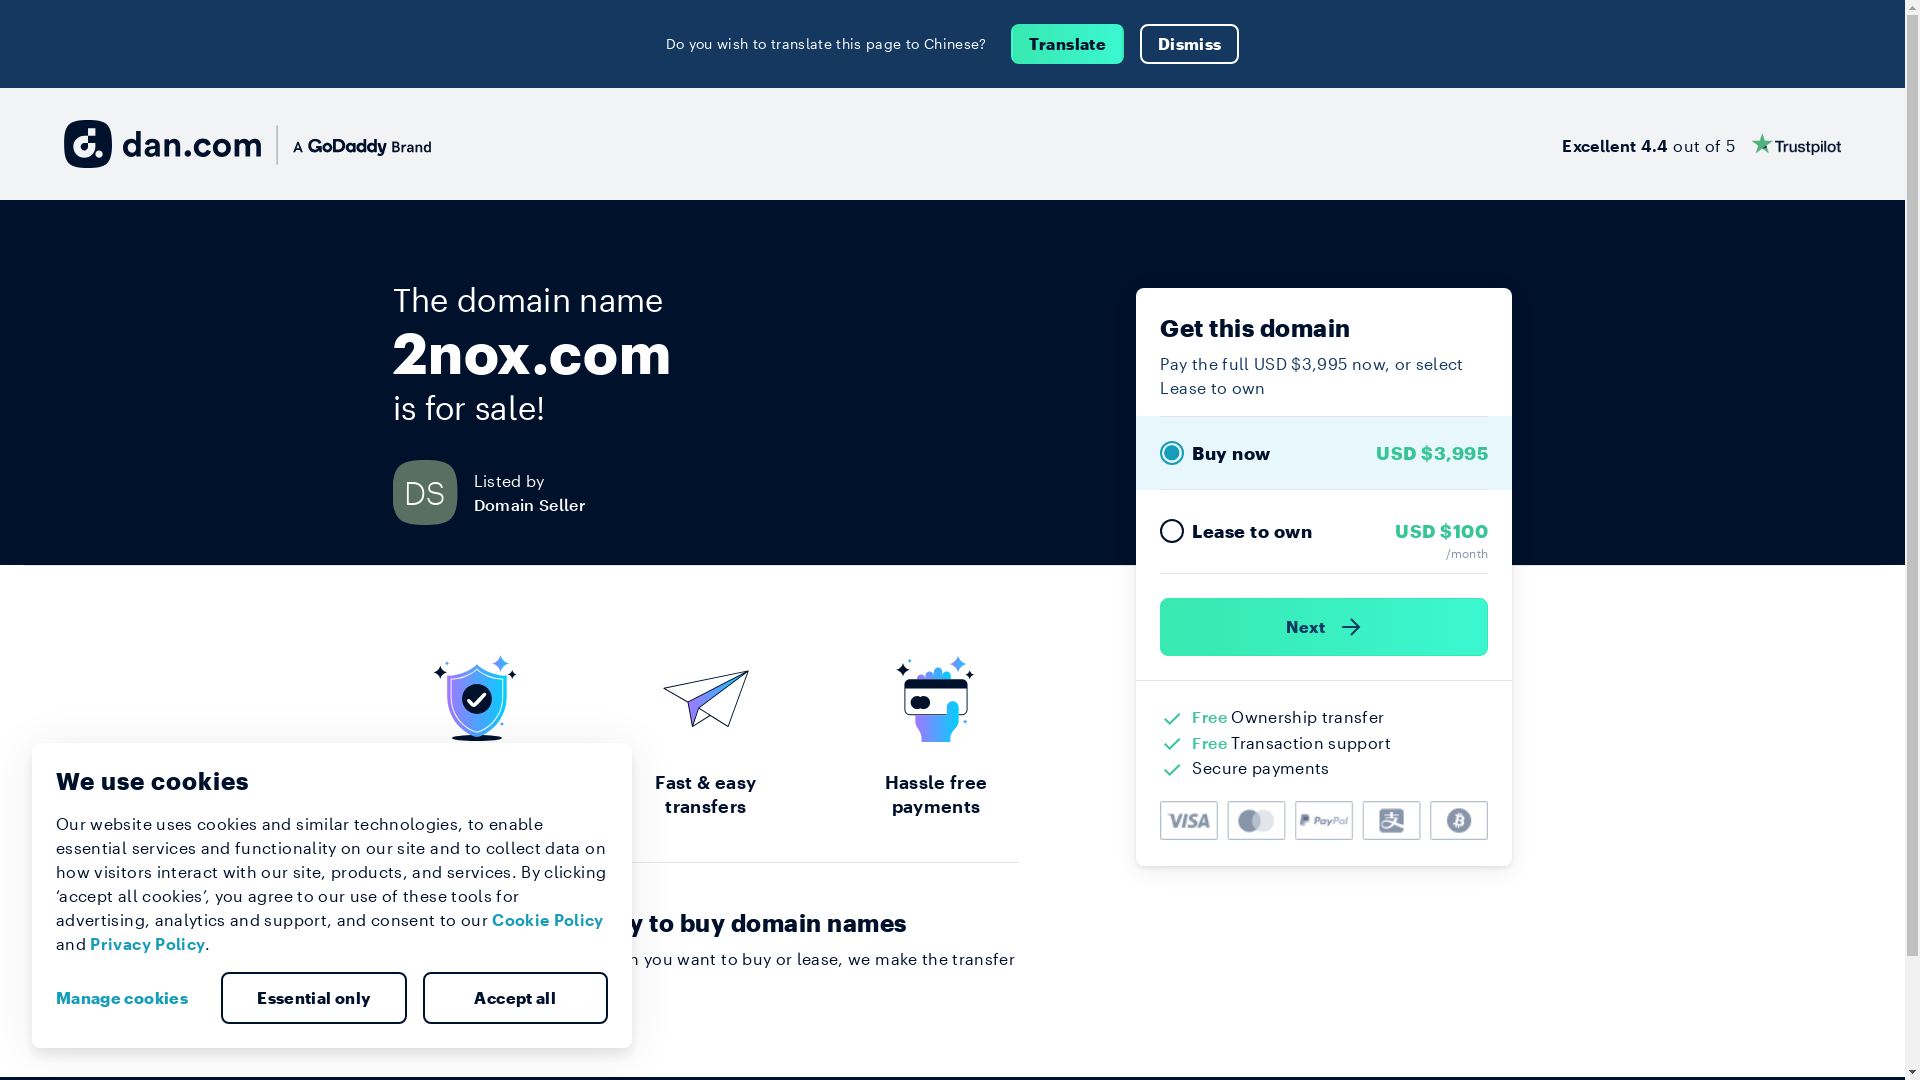 The width and height of the screenshot is (1920, 1080). What do you see at coordinates (312, 998) in the screenshot?
I see `'Essential only'` at bounding box center [312, 998].